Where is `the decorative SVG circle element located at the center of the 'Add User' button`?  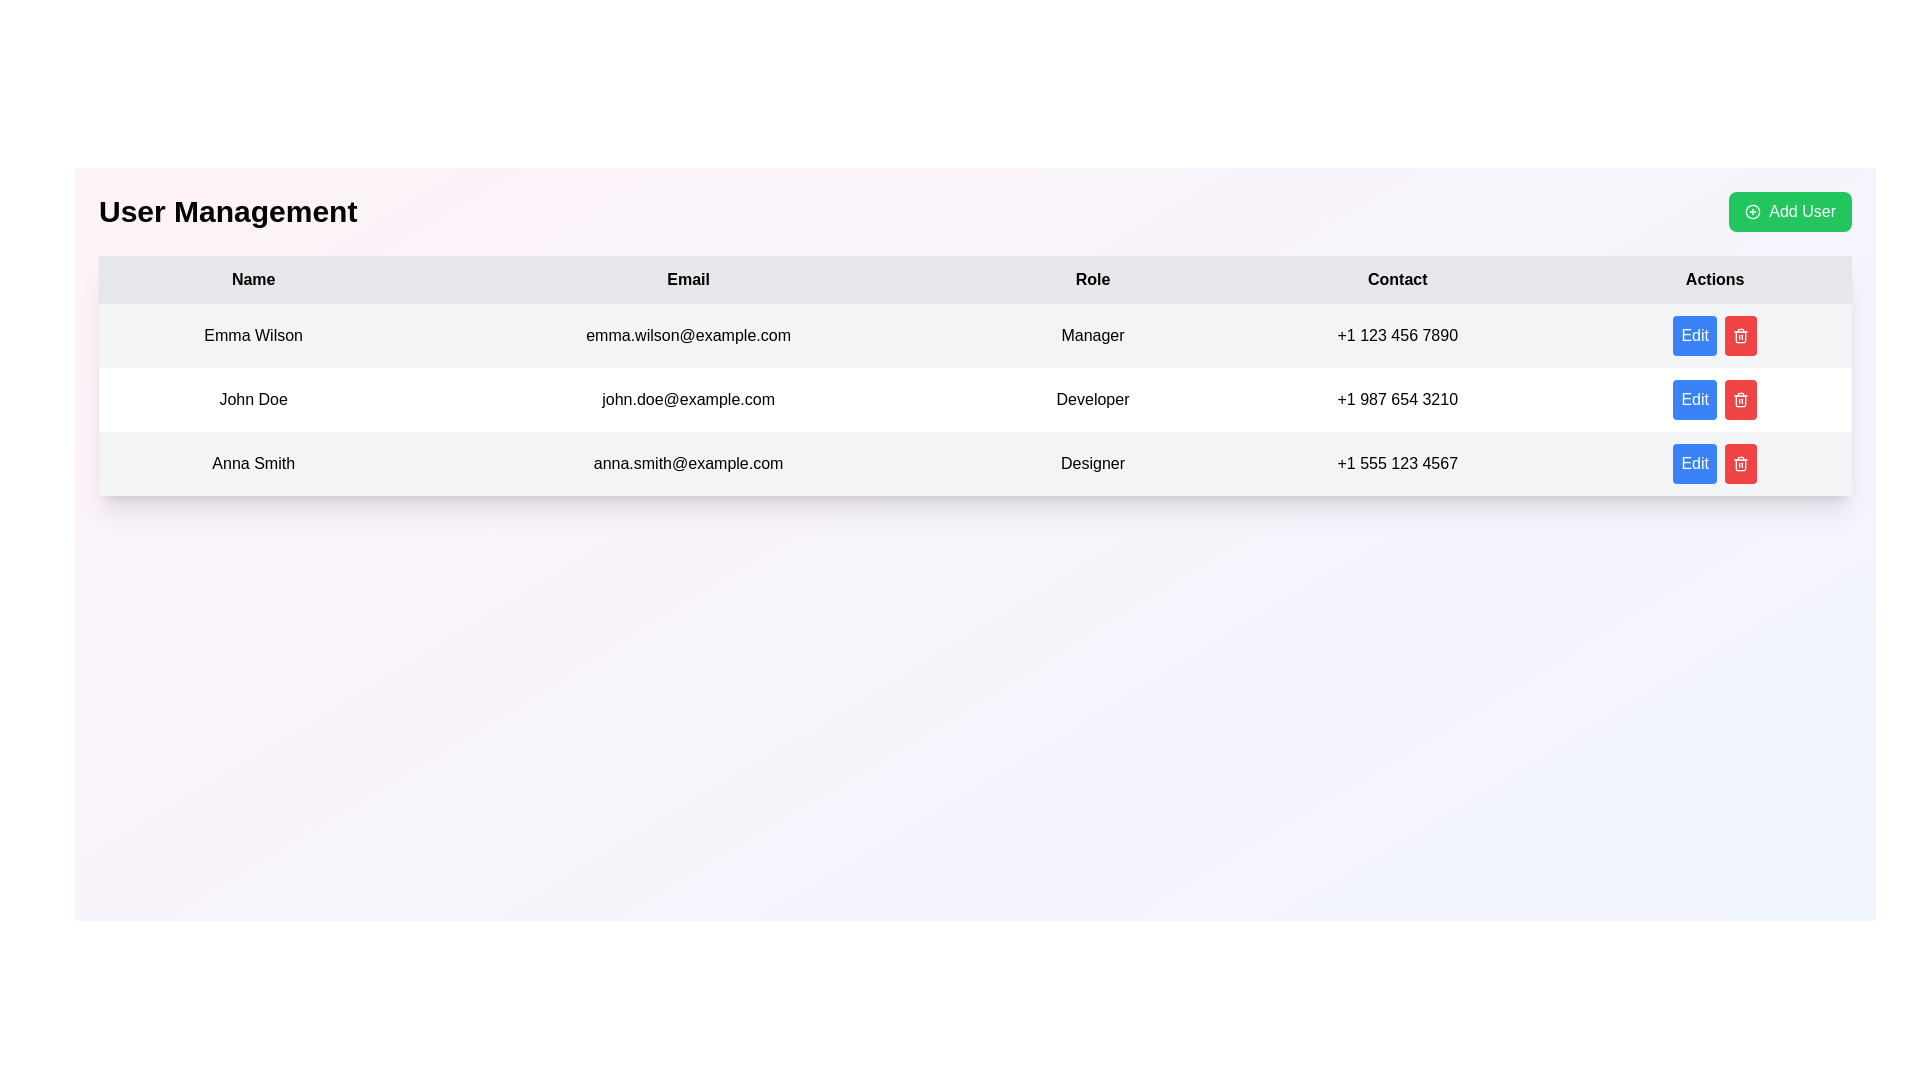
the decorative SVG circle element located at the center of the 'Add User' button is located at coordinates (1752, 212).